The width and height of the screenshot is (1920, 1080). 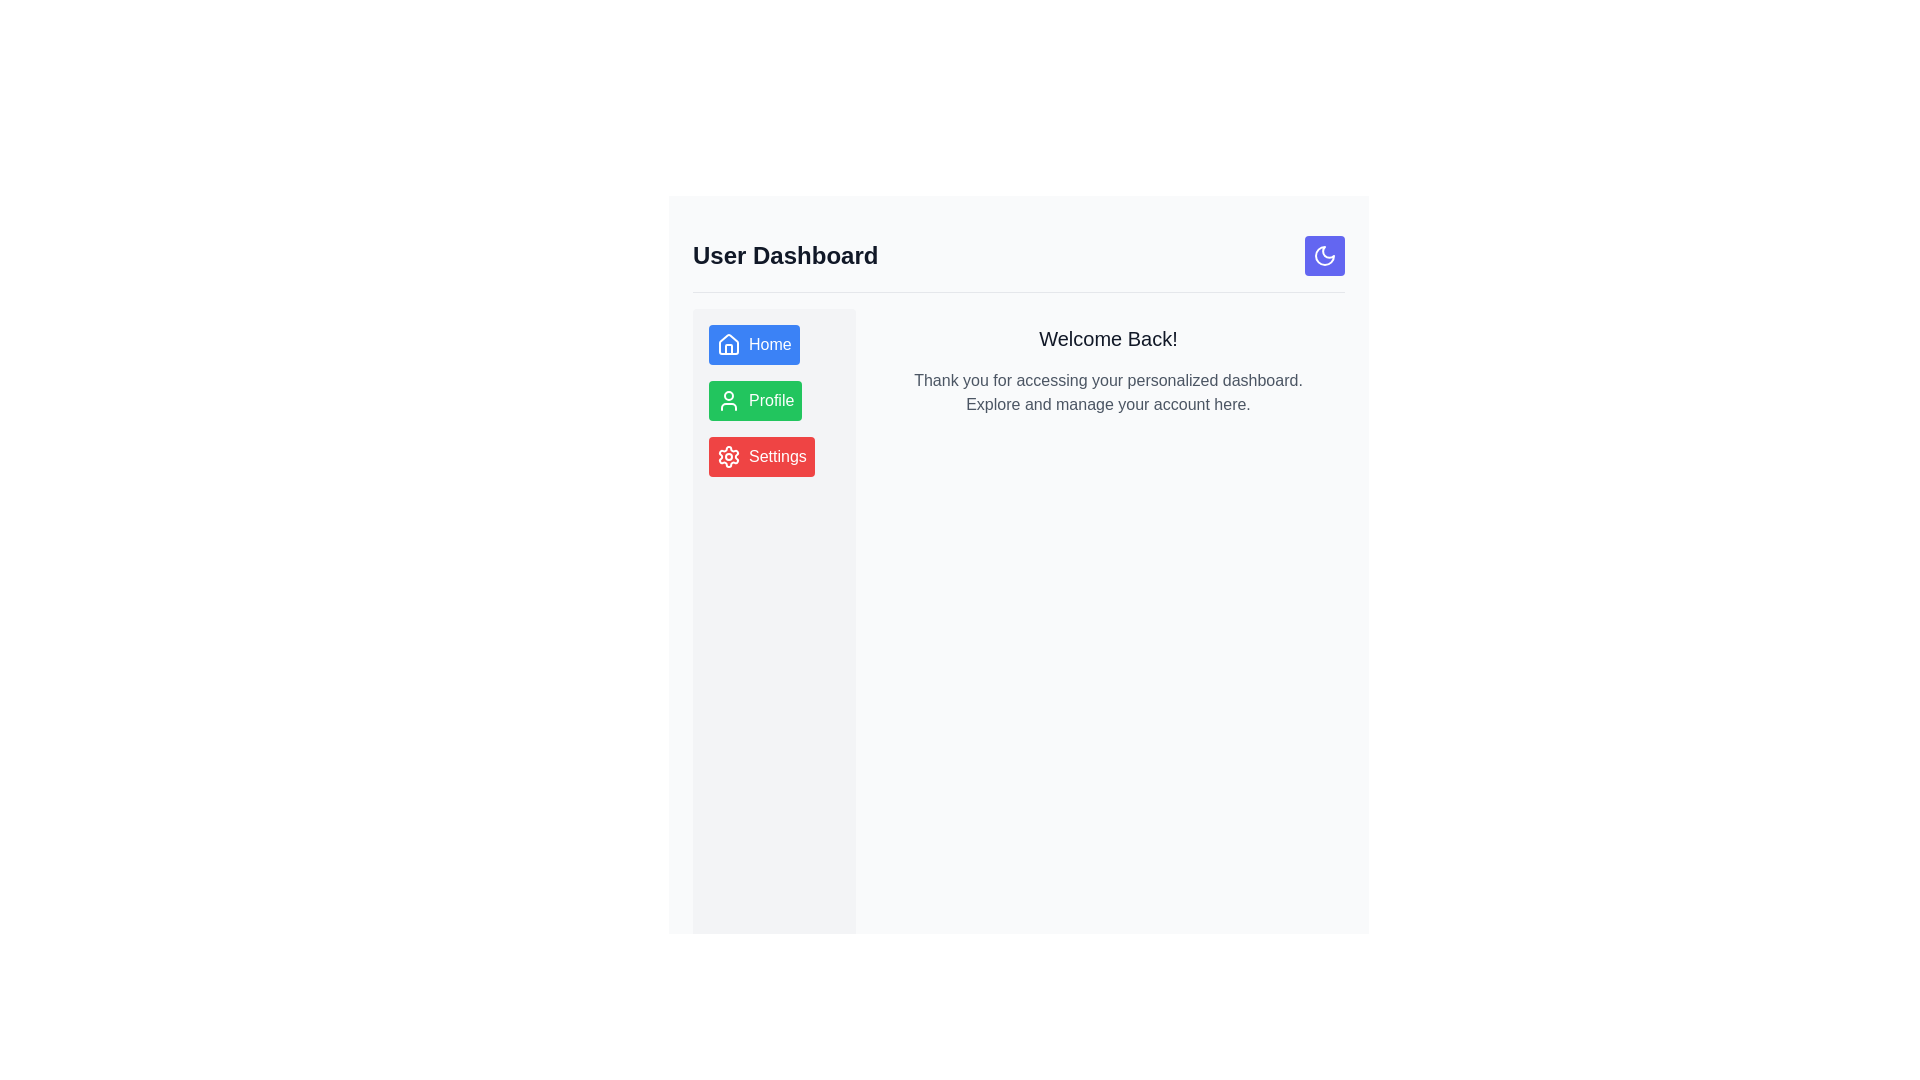 What do you see at coordinates (728, 401) in the screenshot?
I see `the simplistic user icon, which consists of a small circular head and a larger semi-circular shoulder shape, located within the green rectangular button to the left of the 'Profile' text in the vertical menu bar` at bounding box center [728, 401].